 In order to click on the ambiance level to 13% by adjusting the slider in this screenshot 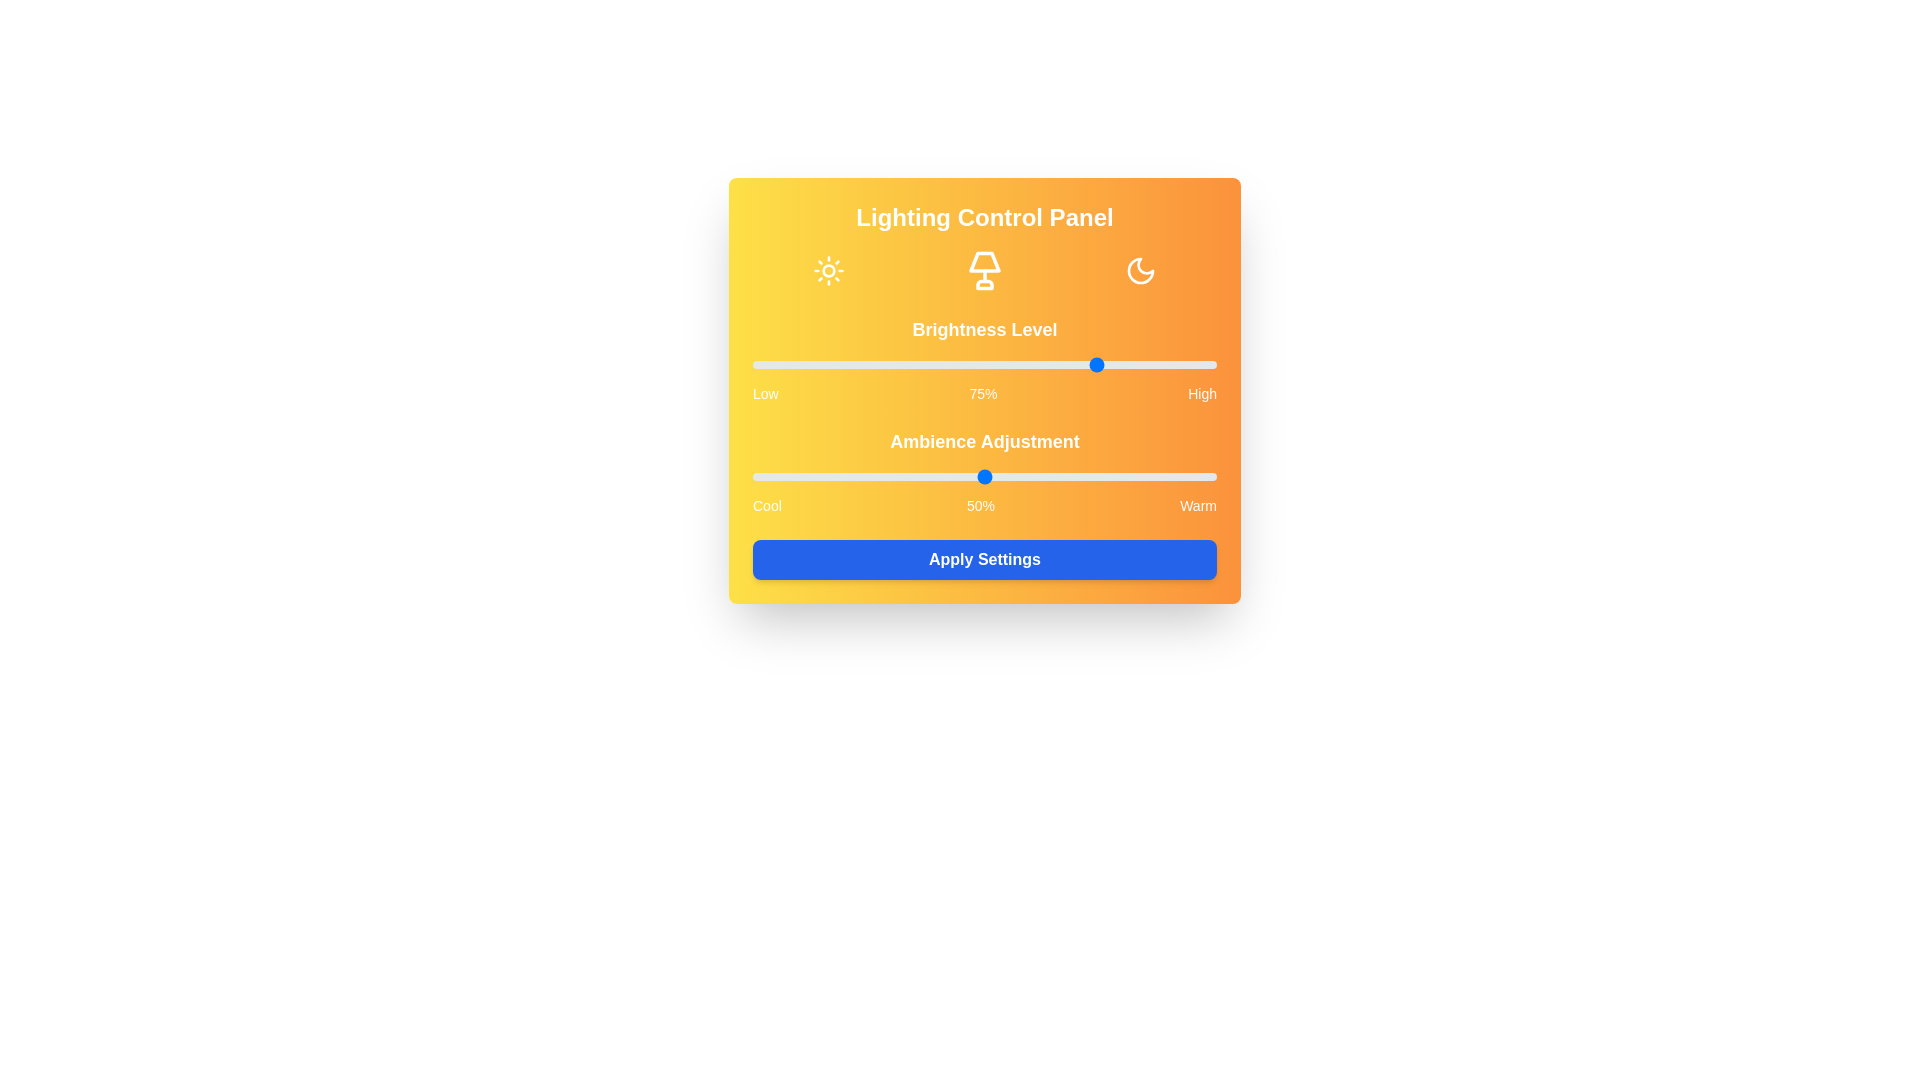, I will do `click(813, 477)`.